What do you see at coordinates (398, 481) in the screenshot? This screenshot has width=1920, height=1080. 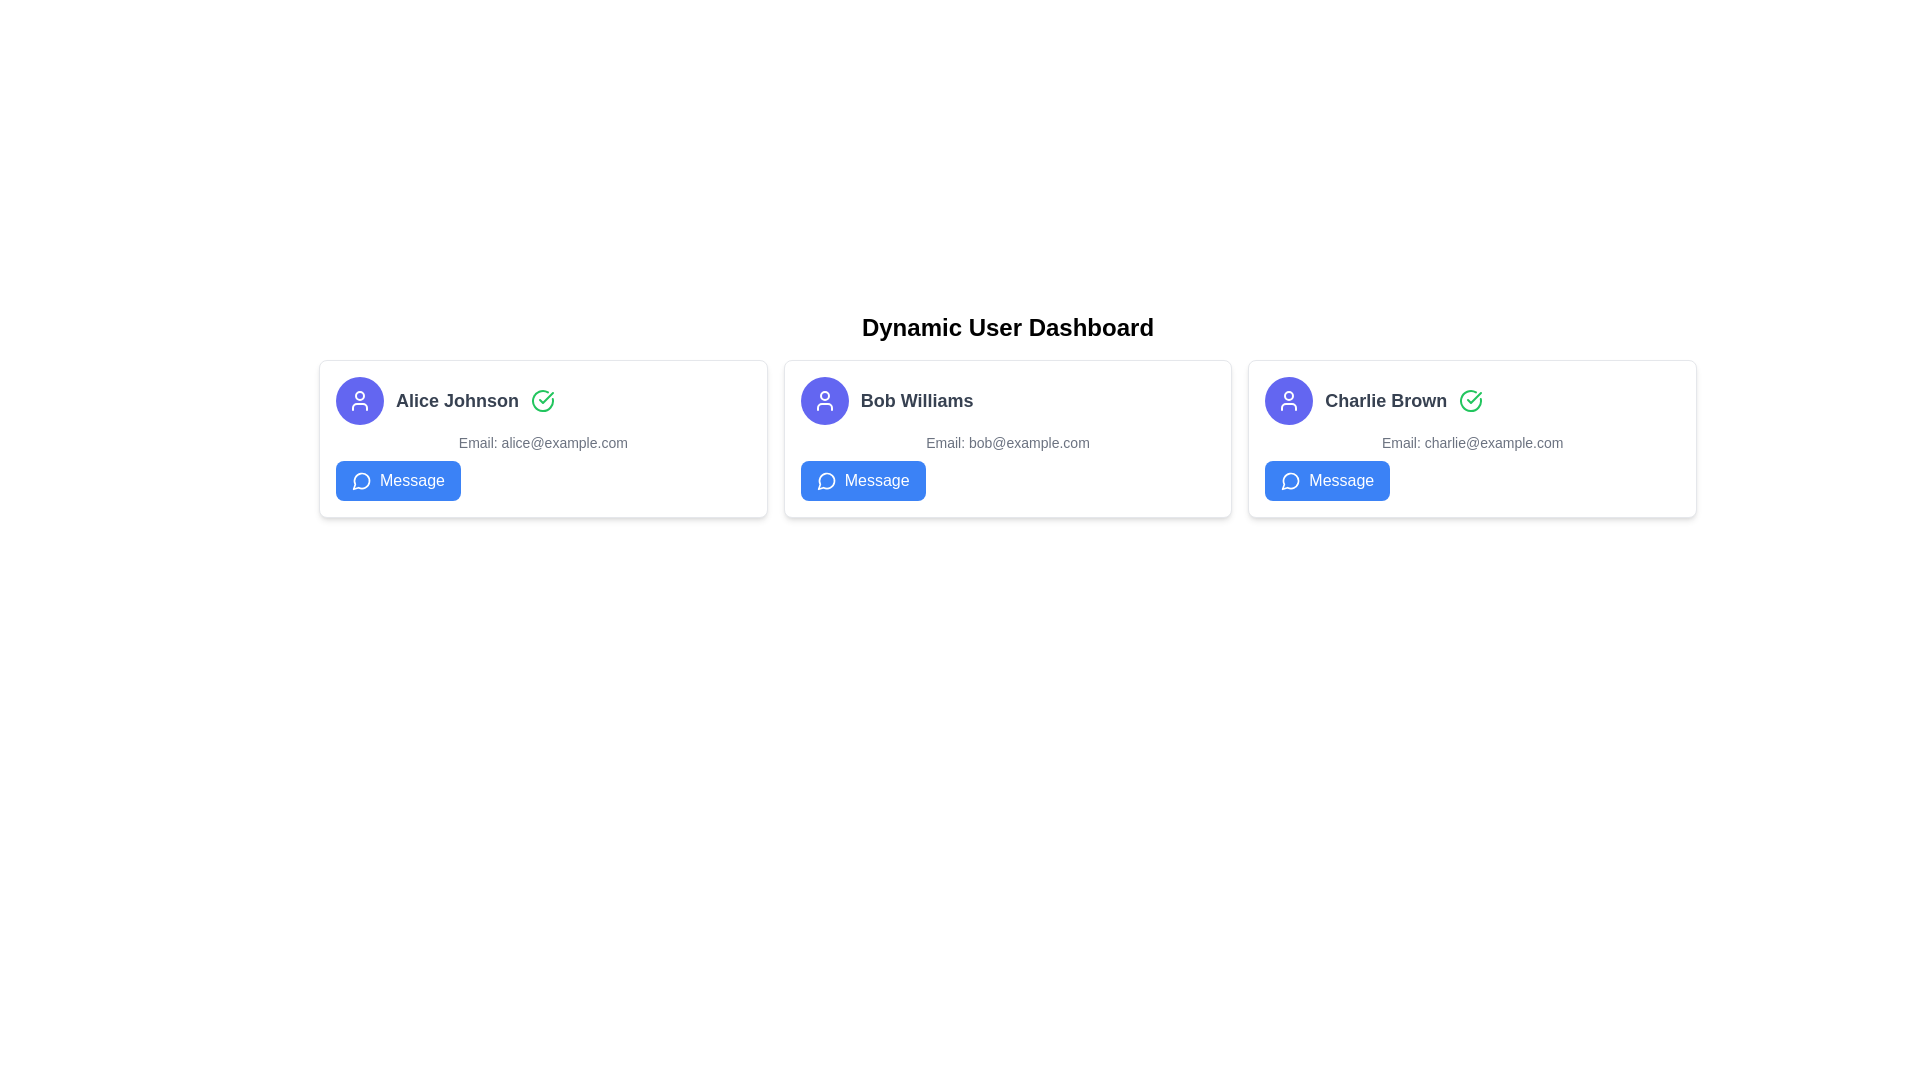 I see `the 'Message' button with a blue rectangular background and a speech bubble icon, located at the bottom of Alice Johnson's user card` at bounding box center [398, 481].